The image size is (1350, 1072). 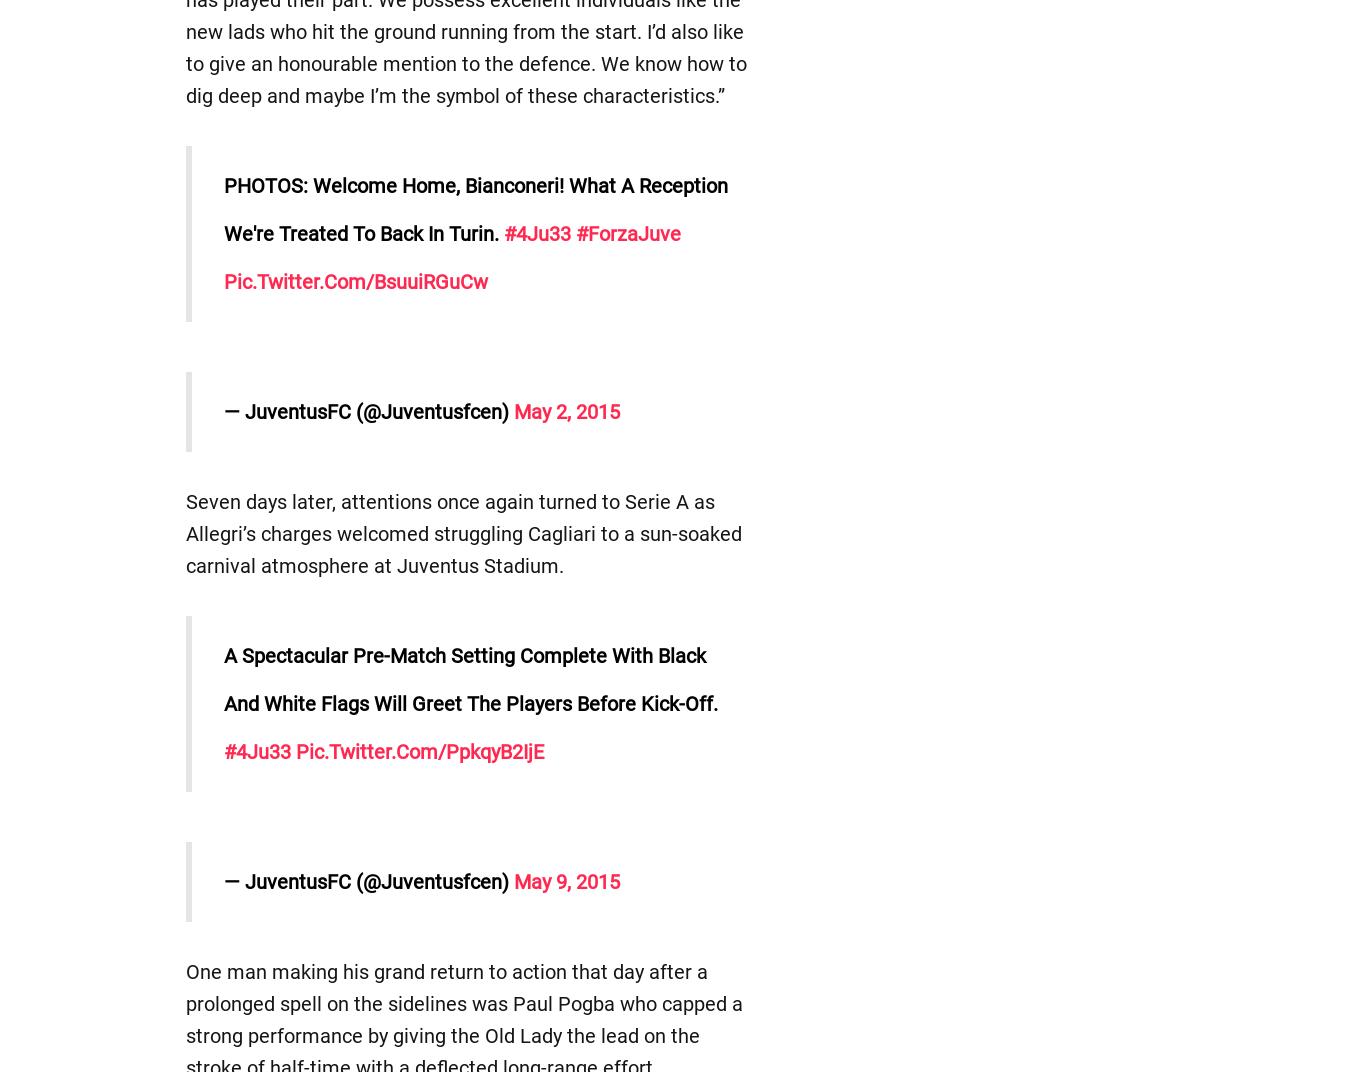 What do you see at coordinates (566, 410) in the screenshot?
I see `'May 2, 2015'` at bounding box center [566, 410].